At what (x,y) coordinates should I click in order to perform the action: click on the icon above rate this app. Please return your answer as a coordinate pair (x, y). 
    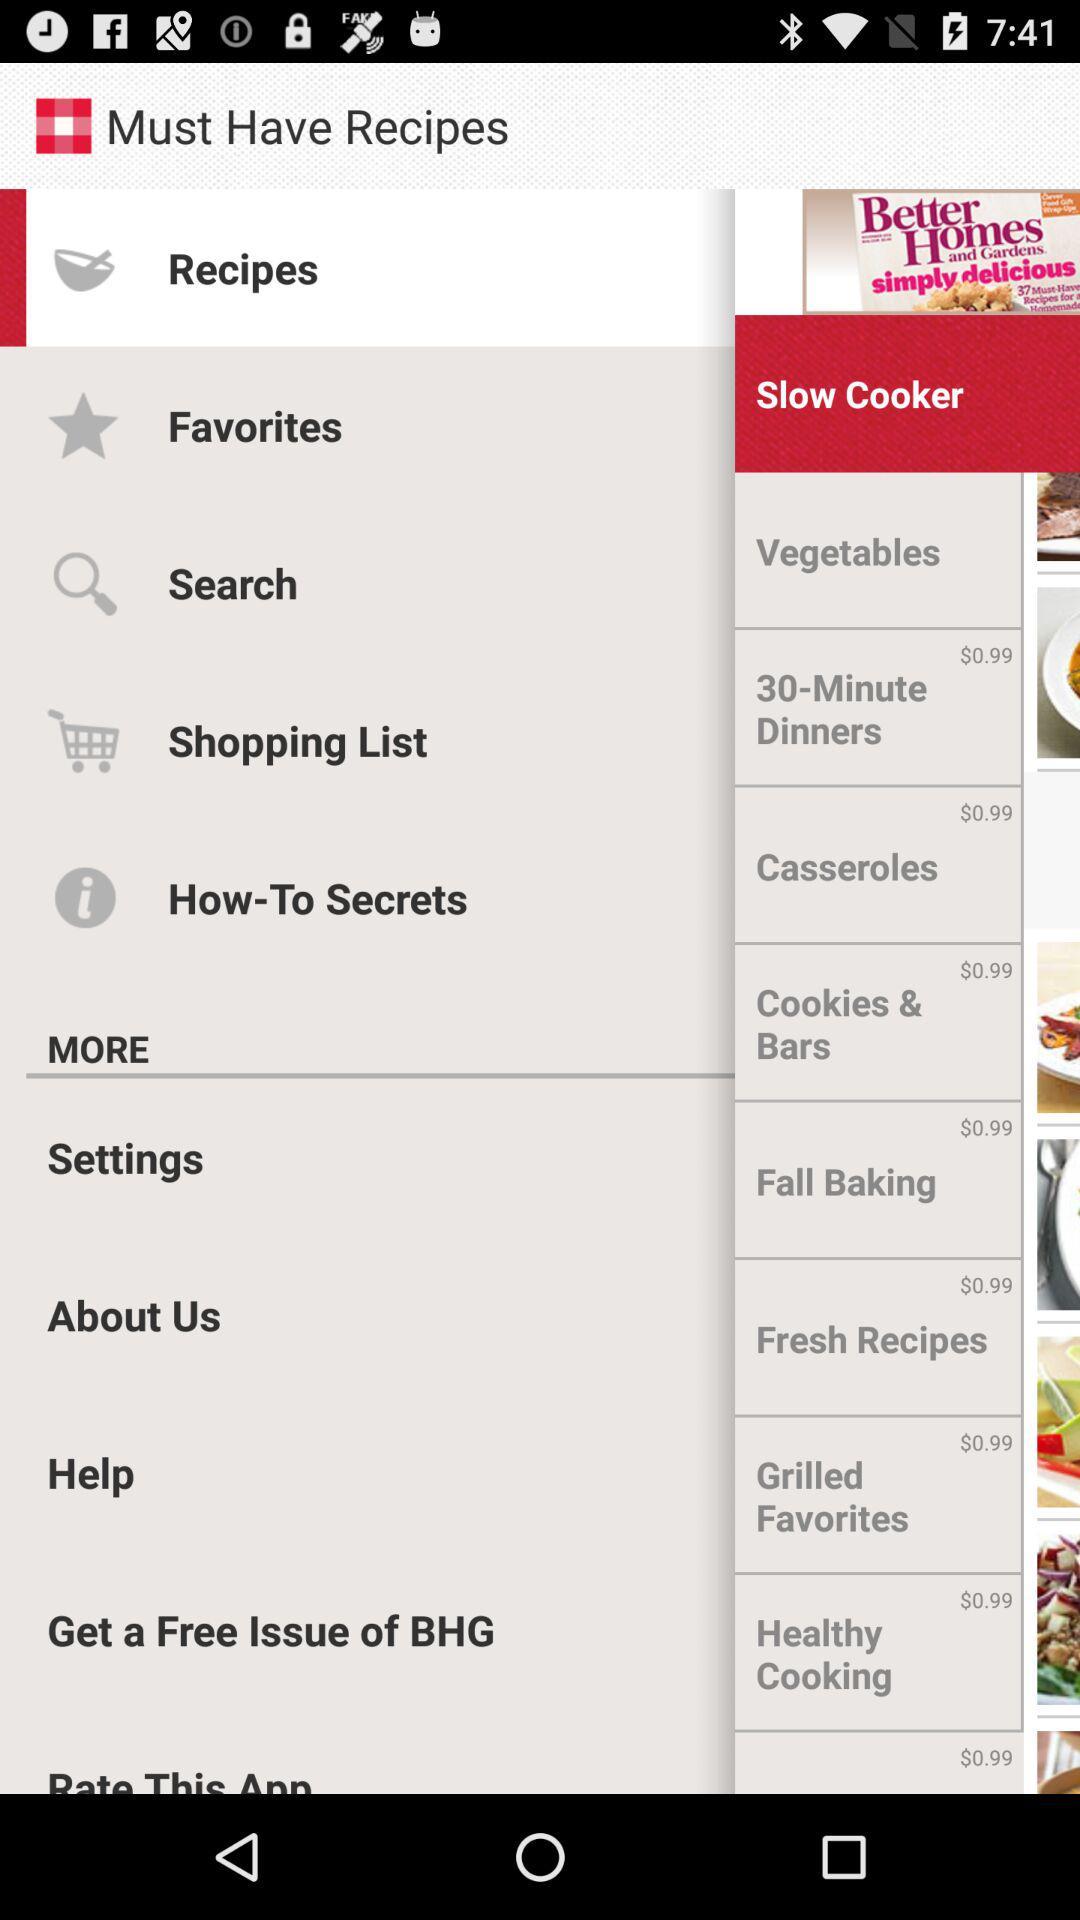
    Looking at the image, I should click on (271, 1629).